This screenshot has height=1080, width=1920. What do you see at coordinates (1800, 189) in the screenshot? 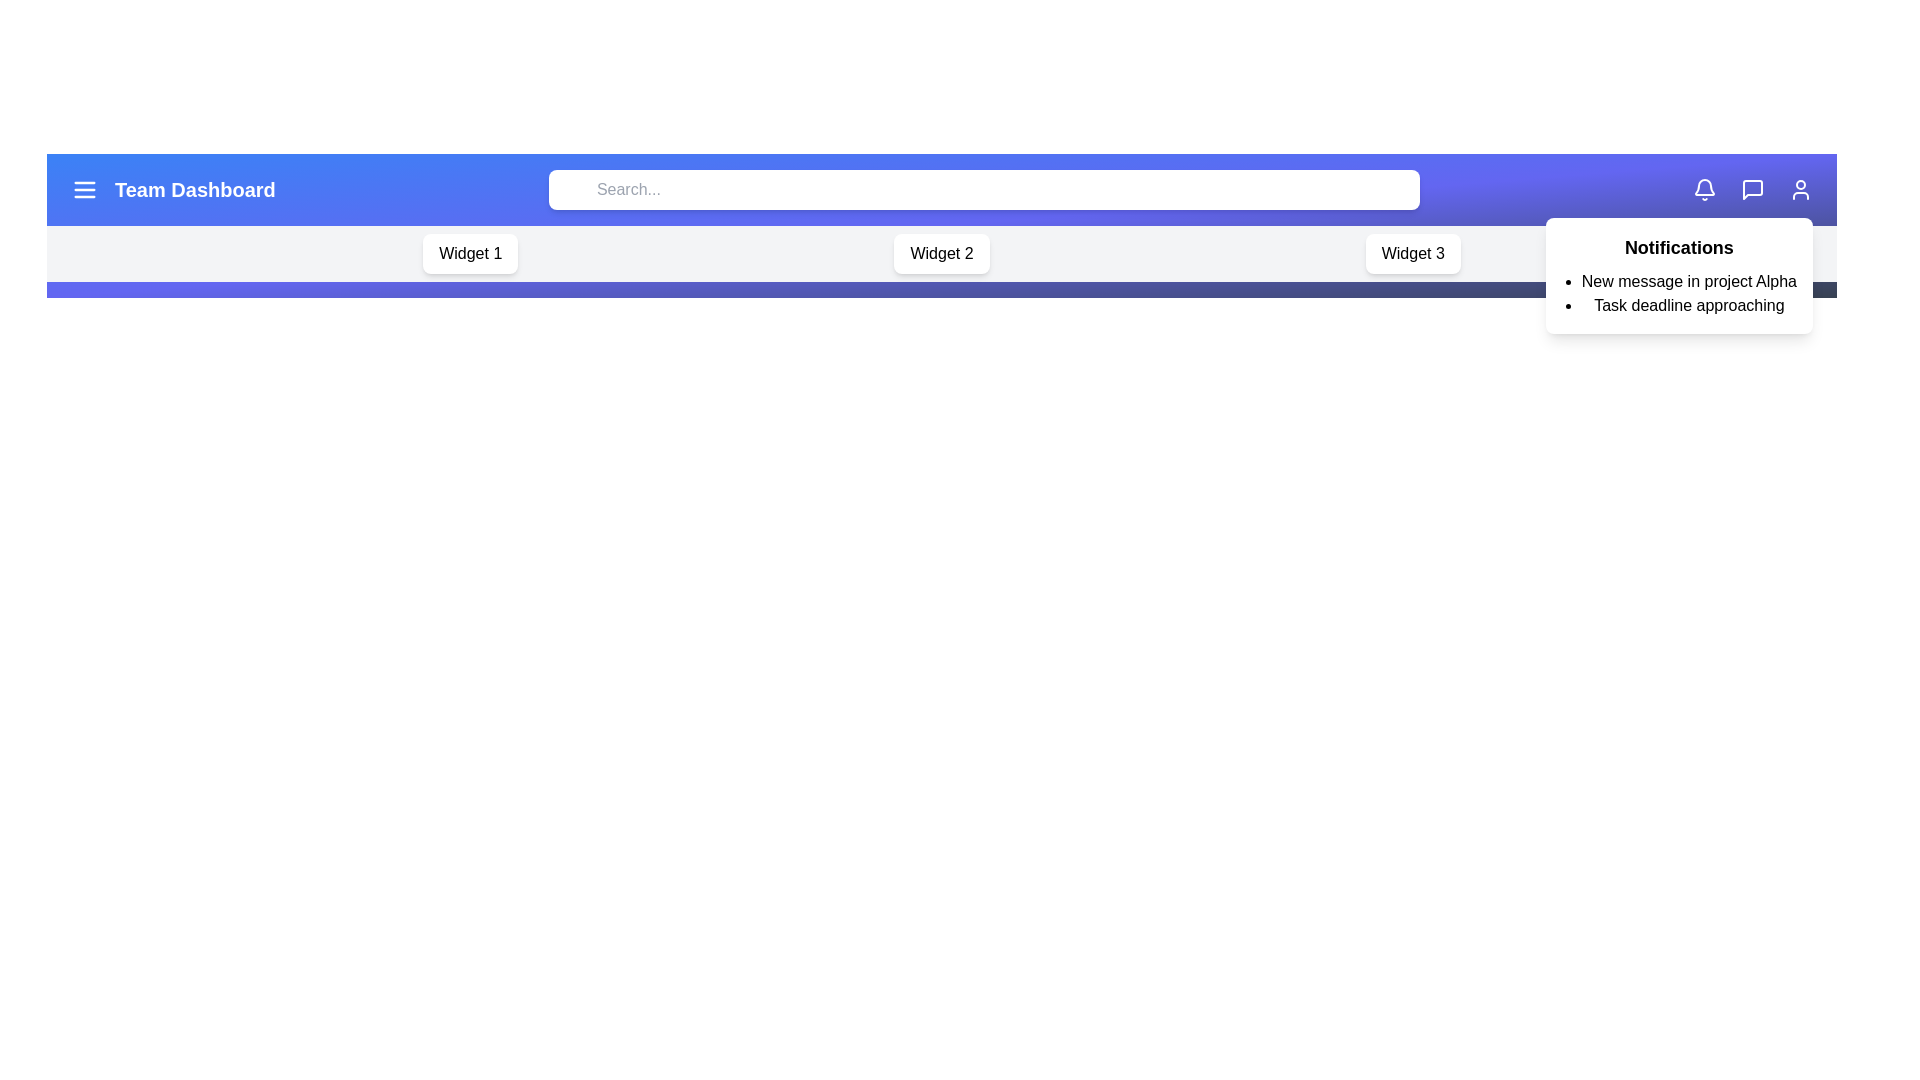
I see `the user icon to open user account options` at bounding box center [1800, 189].